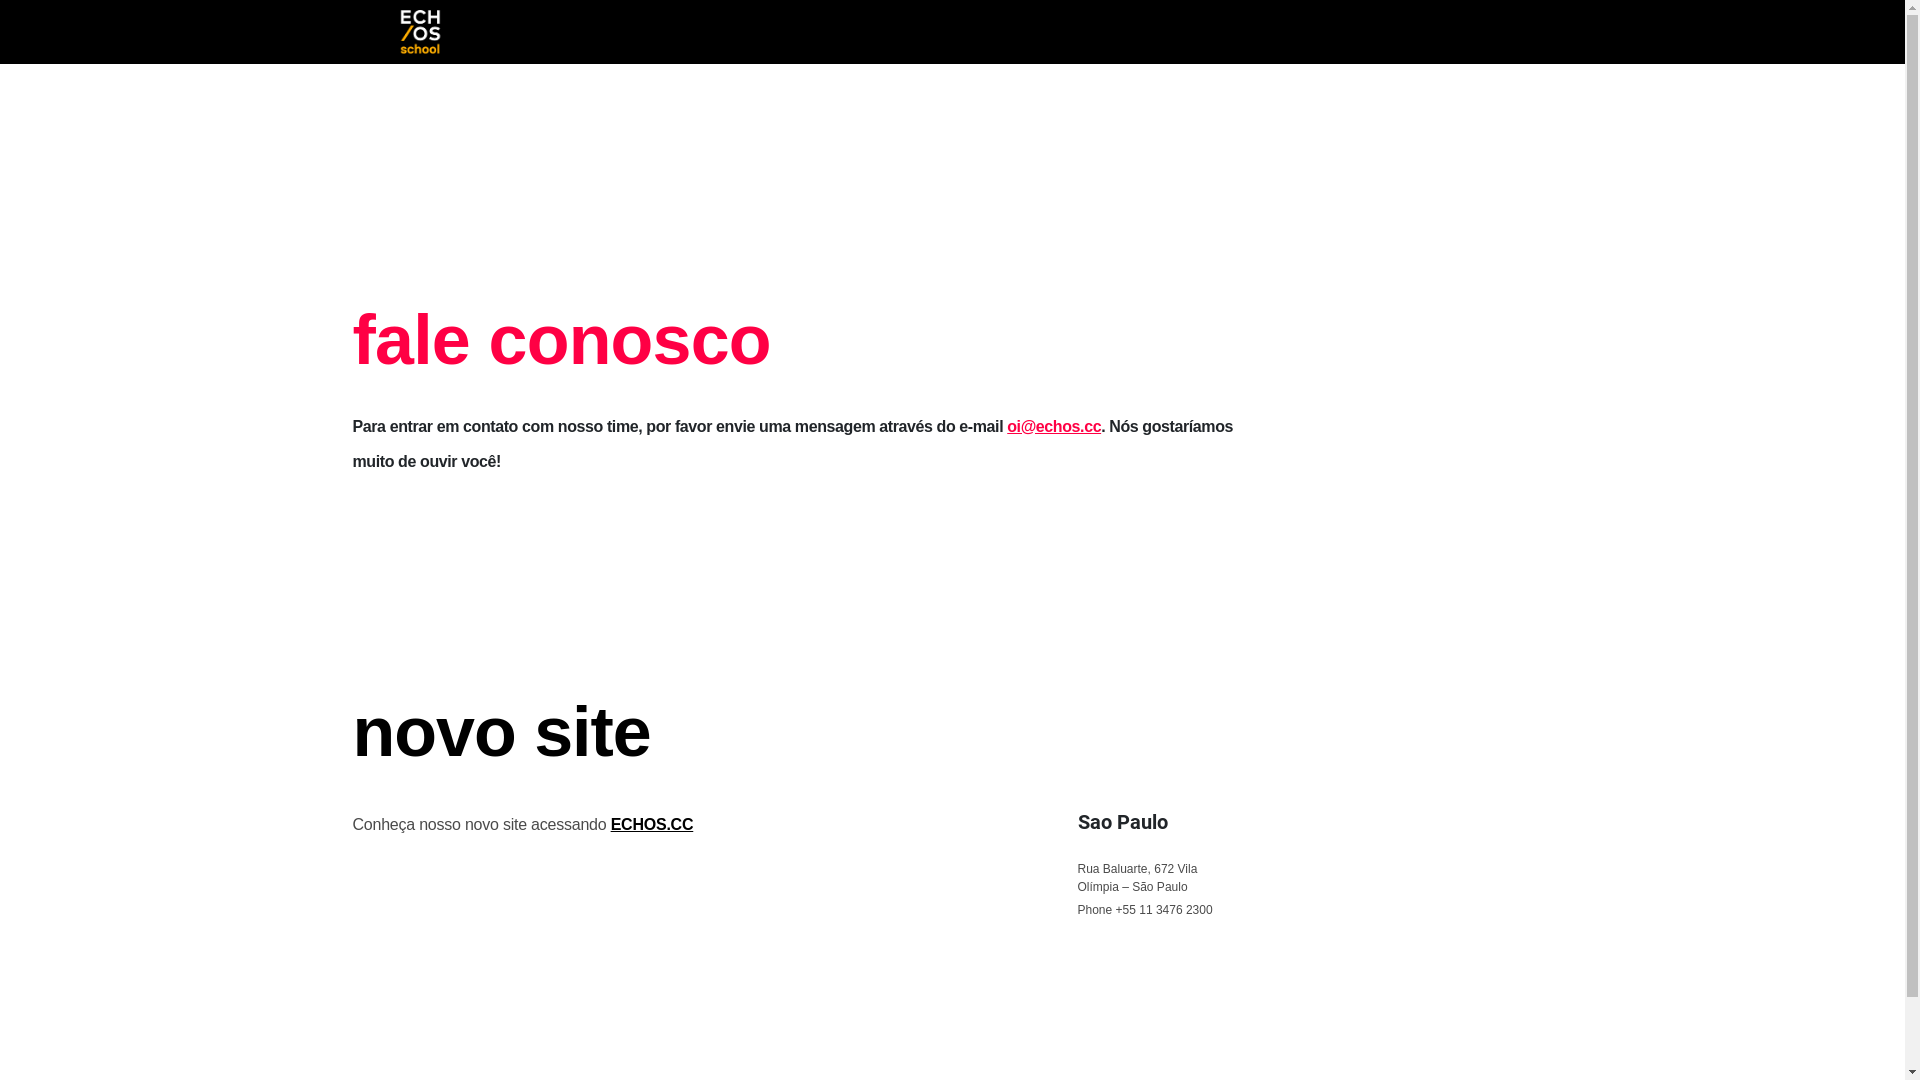 This screenshot has width=1920, height=1080. I want to click on 'ECHOS.CC', so click(652, 824).